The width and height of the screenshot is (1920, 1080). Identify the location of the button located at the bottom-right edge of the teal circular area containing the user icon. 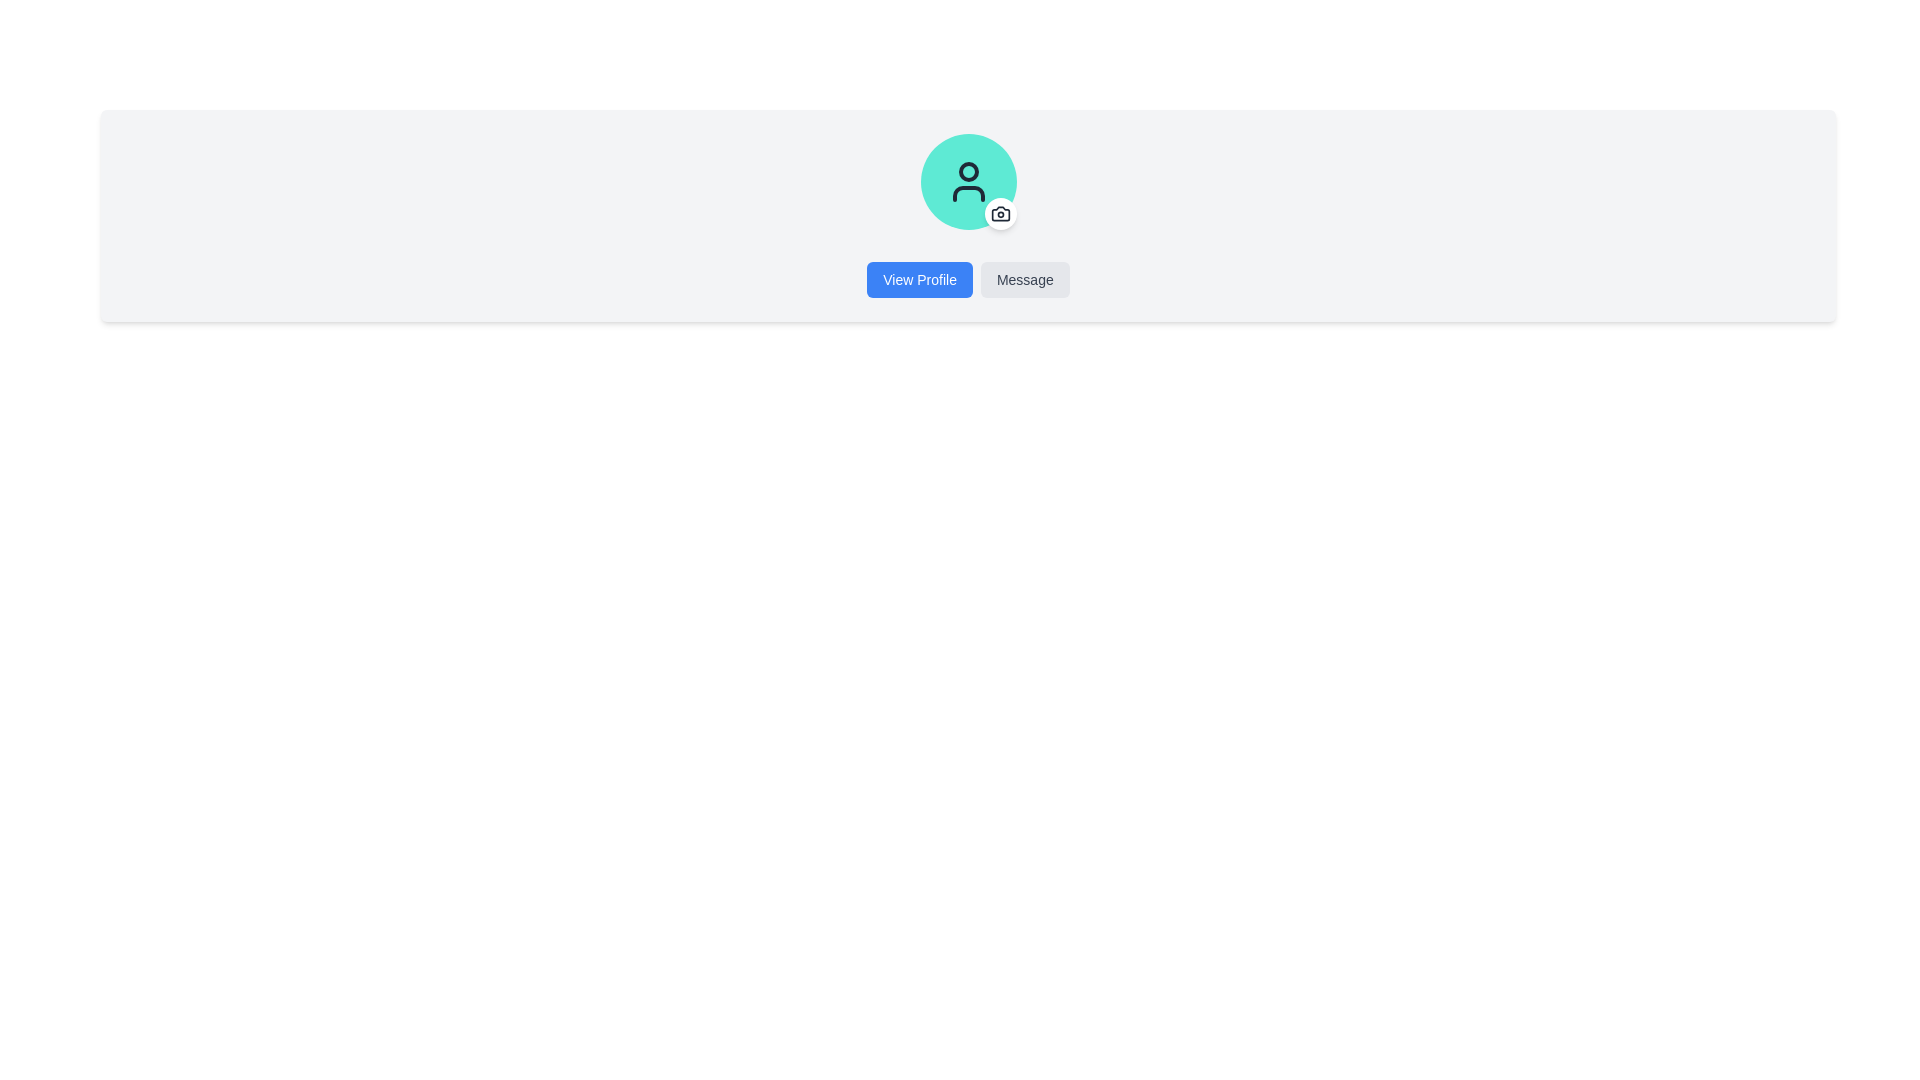
(999, 213).